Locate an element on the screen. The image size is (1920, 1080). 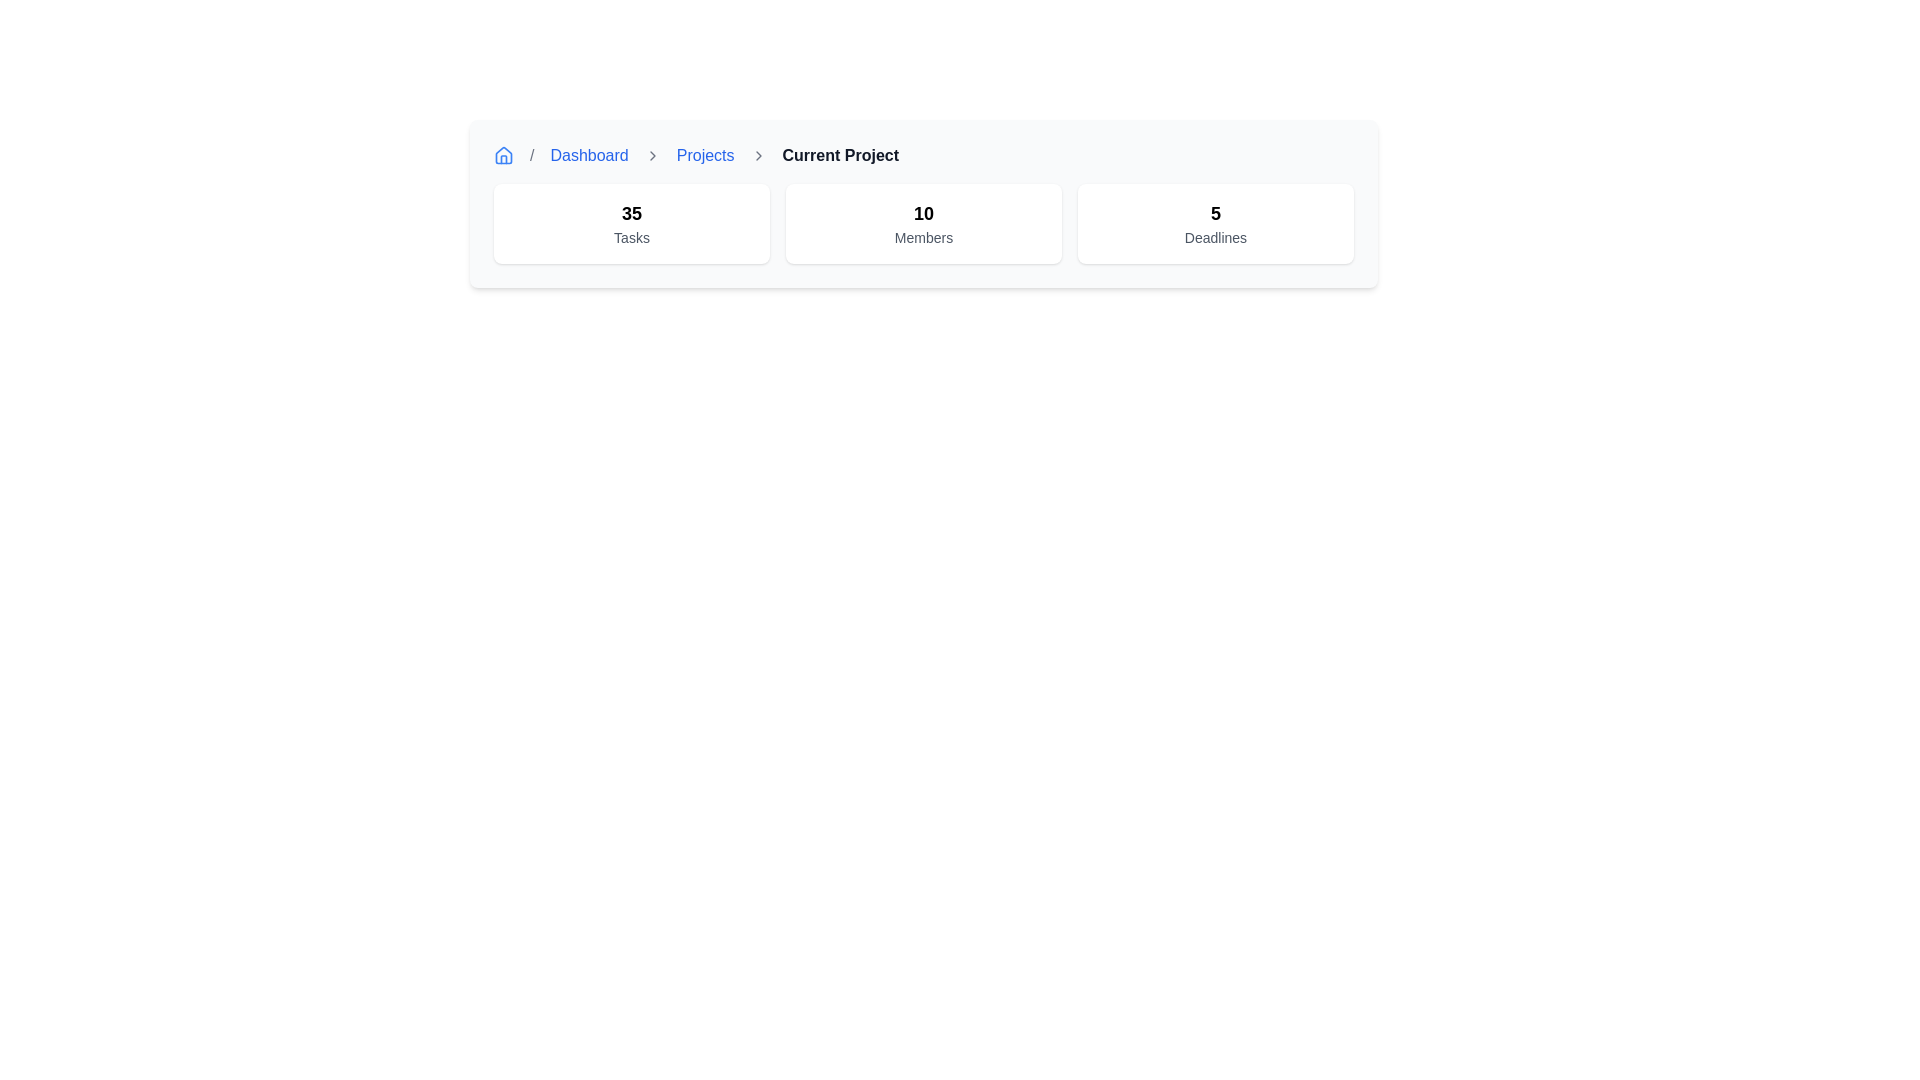
the static text element that indicates the number of deadlines associated with a component or project, specifically the text '5' above the label 'Deadlines' is located at coordinates (1214, 213).